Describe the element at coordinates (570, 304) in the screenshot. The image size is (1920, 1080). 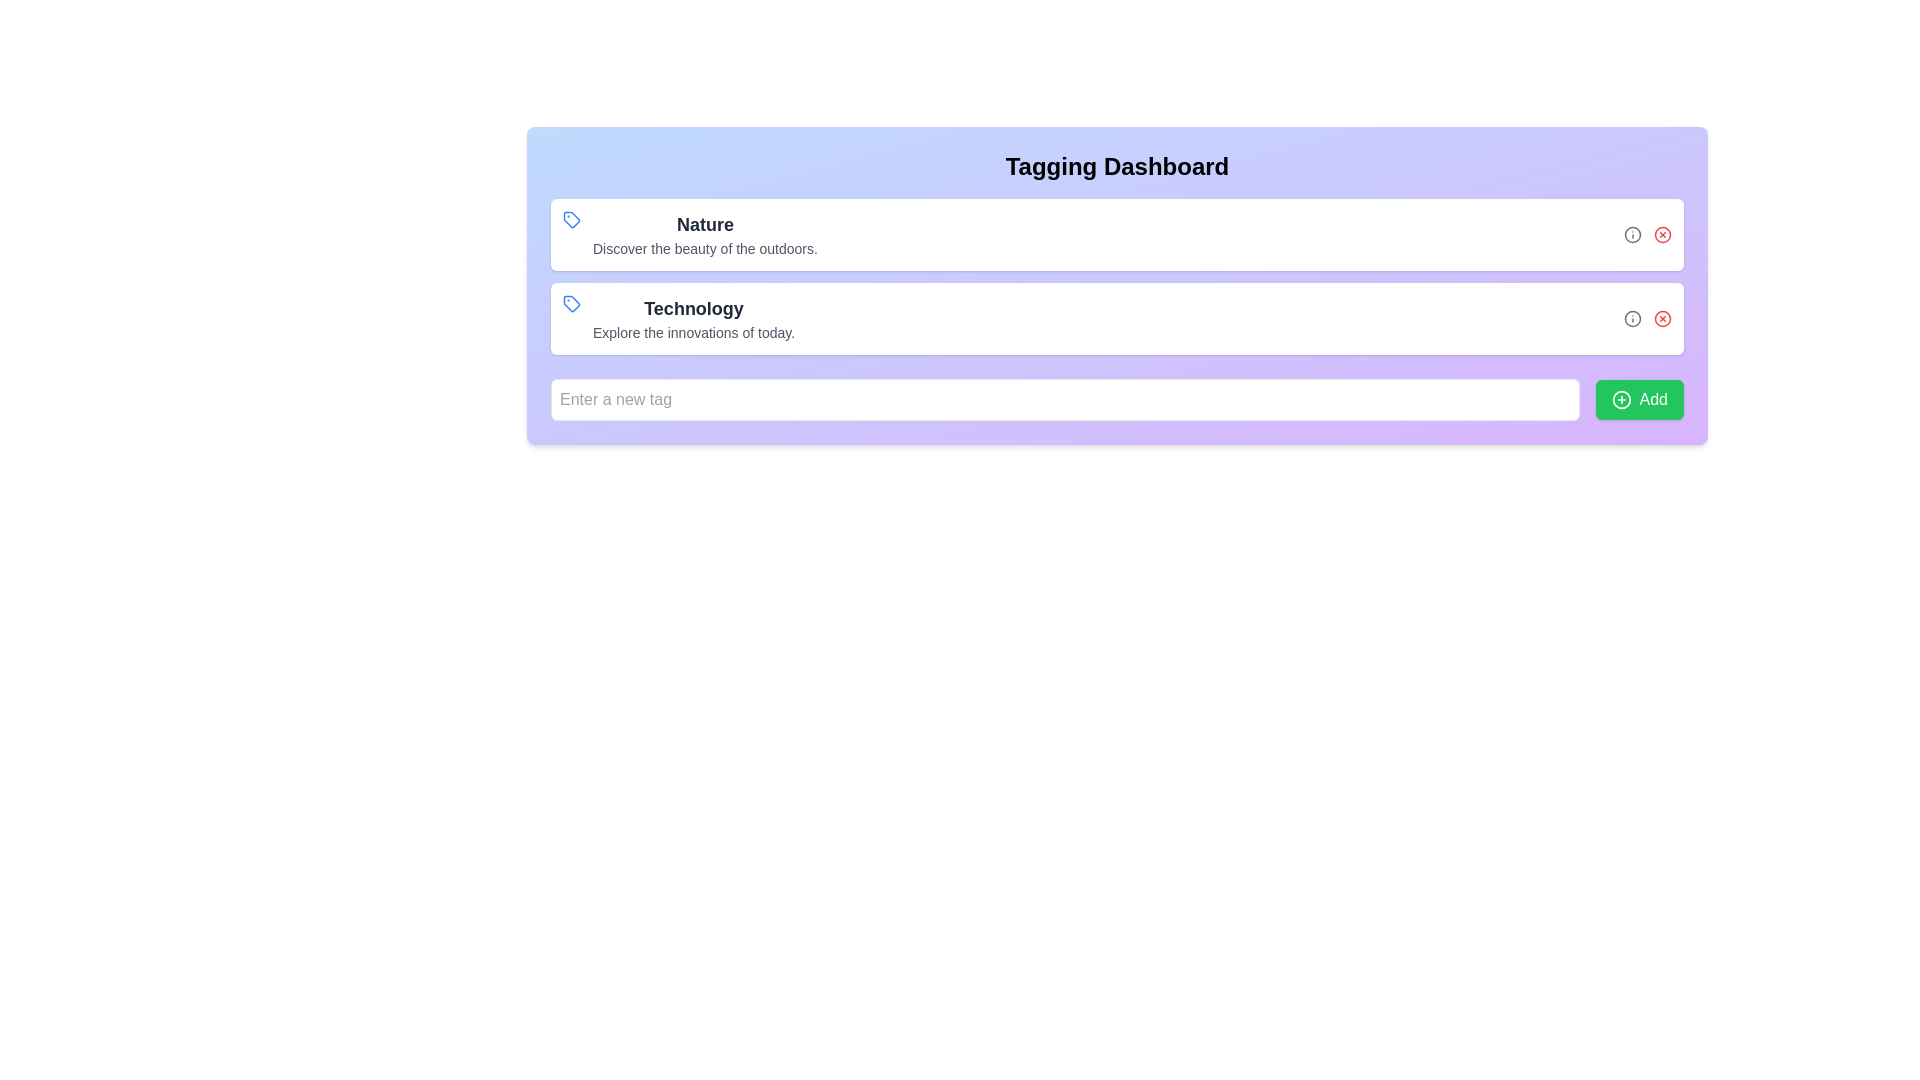
I see `the blue tag-shaped icon with a thin border located in the 'Technology' section, positioned to the left of the word 'Technology'` at that location.